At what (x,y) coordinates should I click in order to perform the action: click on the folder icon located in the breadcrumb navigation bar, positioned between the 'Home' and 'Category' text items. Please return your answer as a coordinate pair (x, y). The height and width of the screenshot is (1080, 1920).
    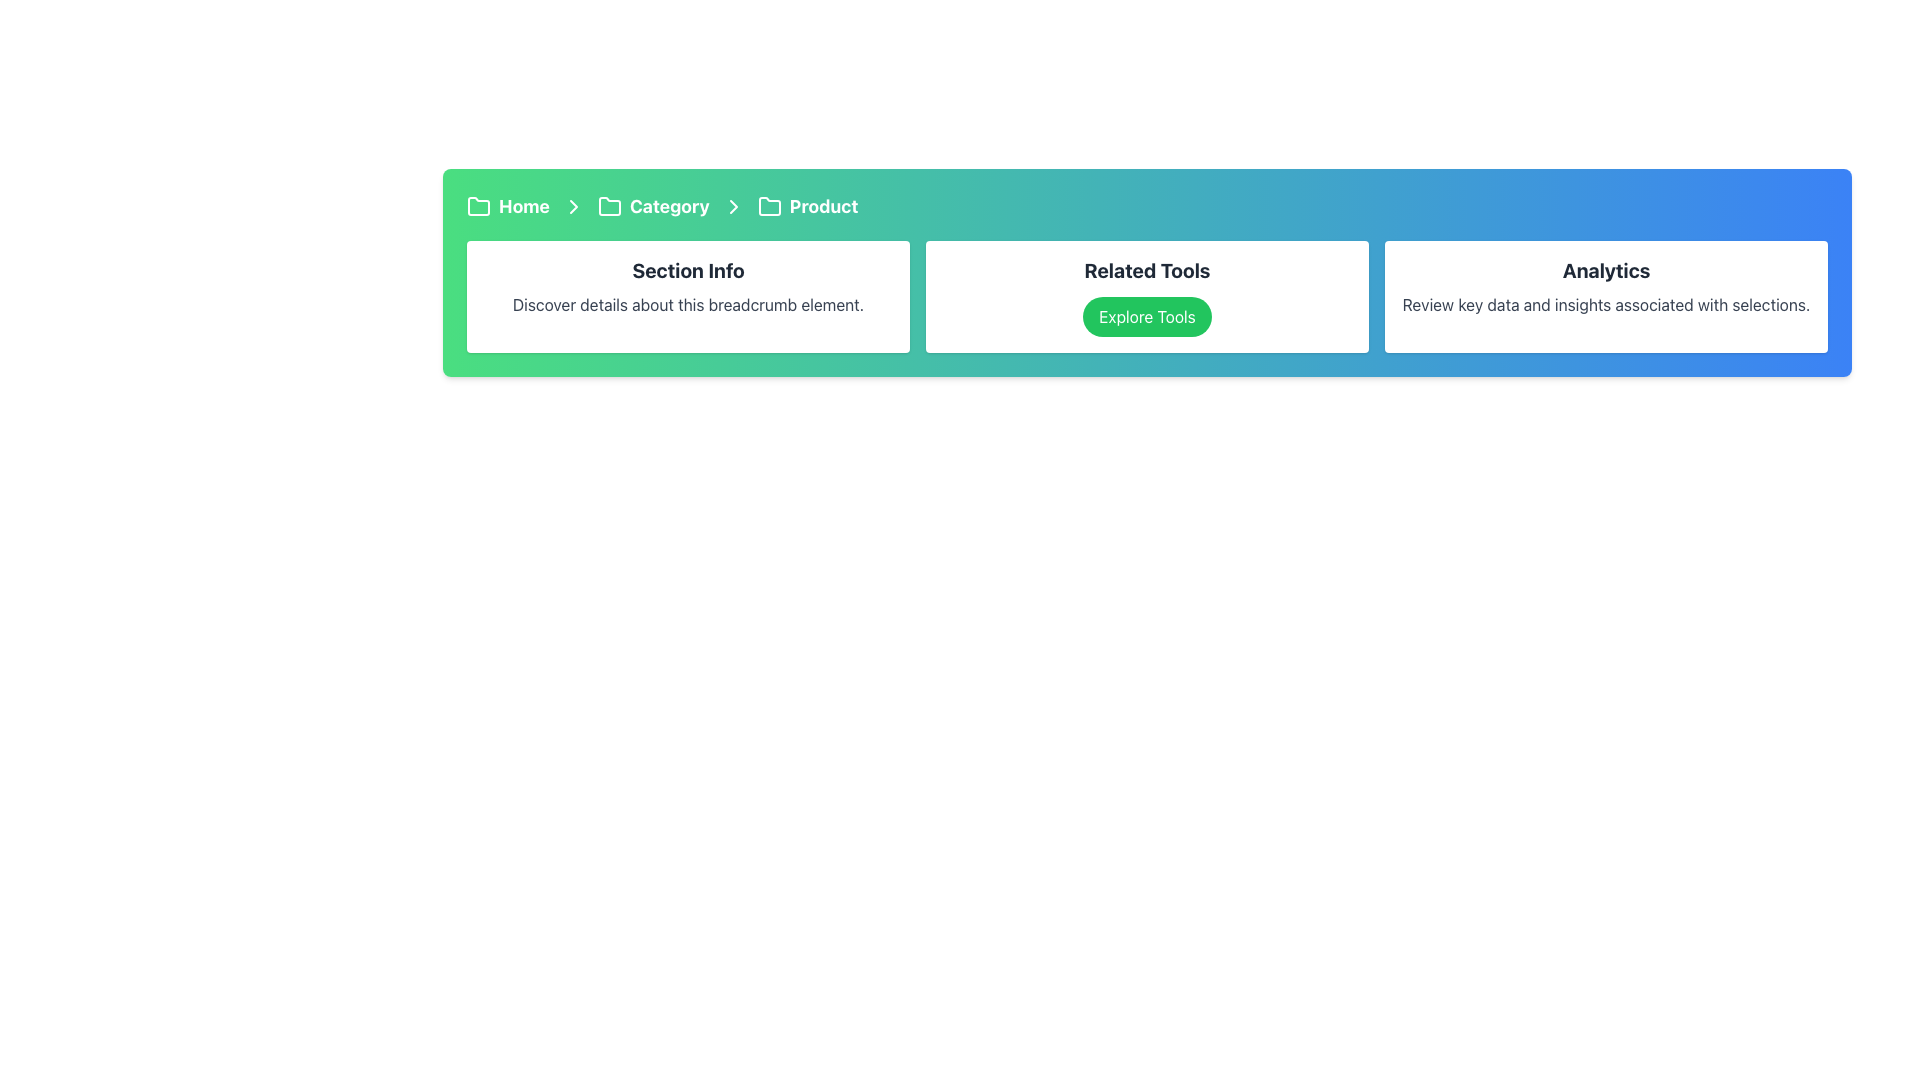
    Looking at the image, I should click on (608, 206).